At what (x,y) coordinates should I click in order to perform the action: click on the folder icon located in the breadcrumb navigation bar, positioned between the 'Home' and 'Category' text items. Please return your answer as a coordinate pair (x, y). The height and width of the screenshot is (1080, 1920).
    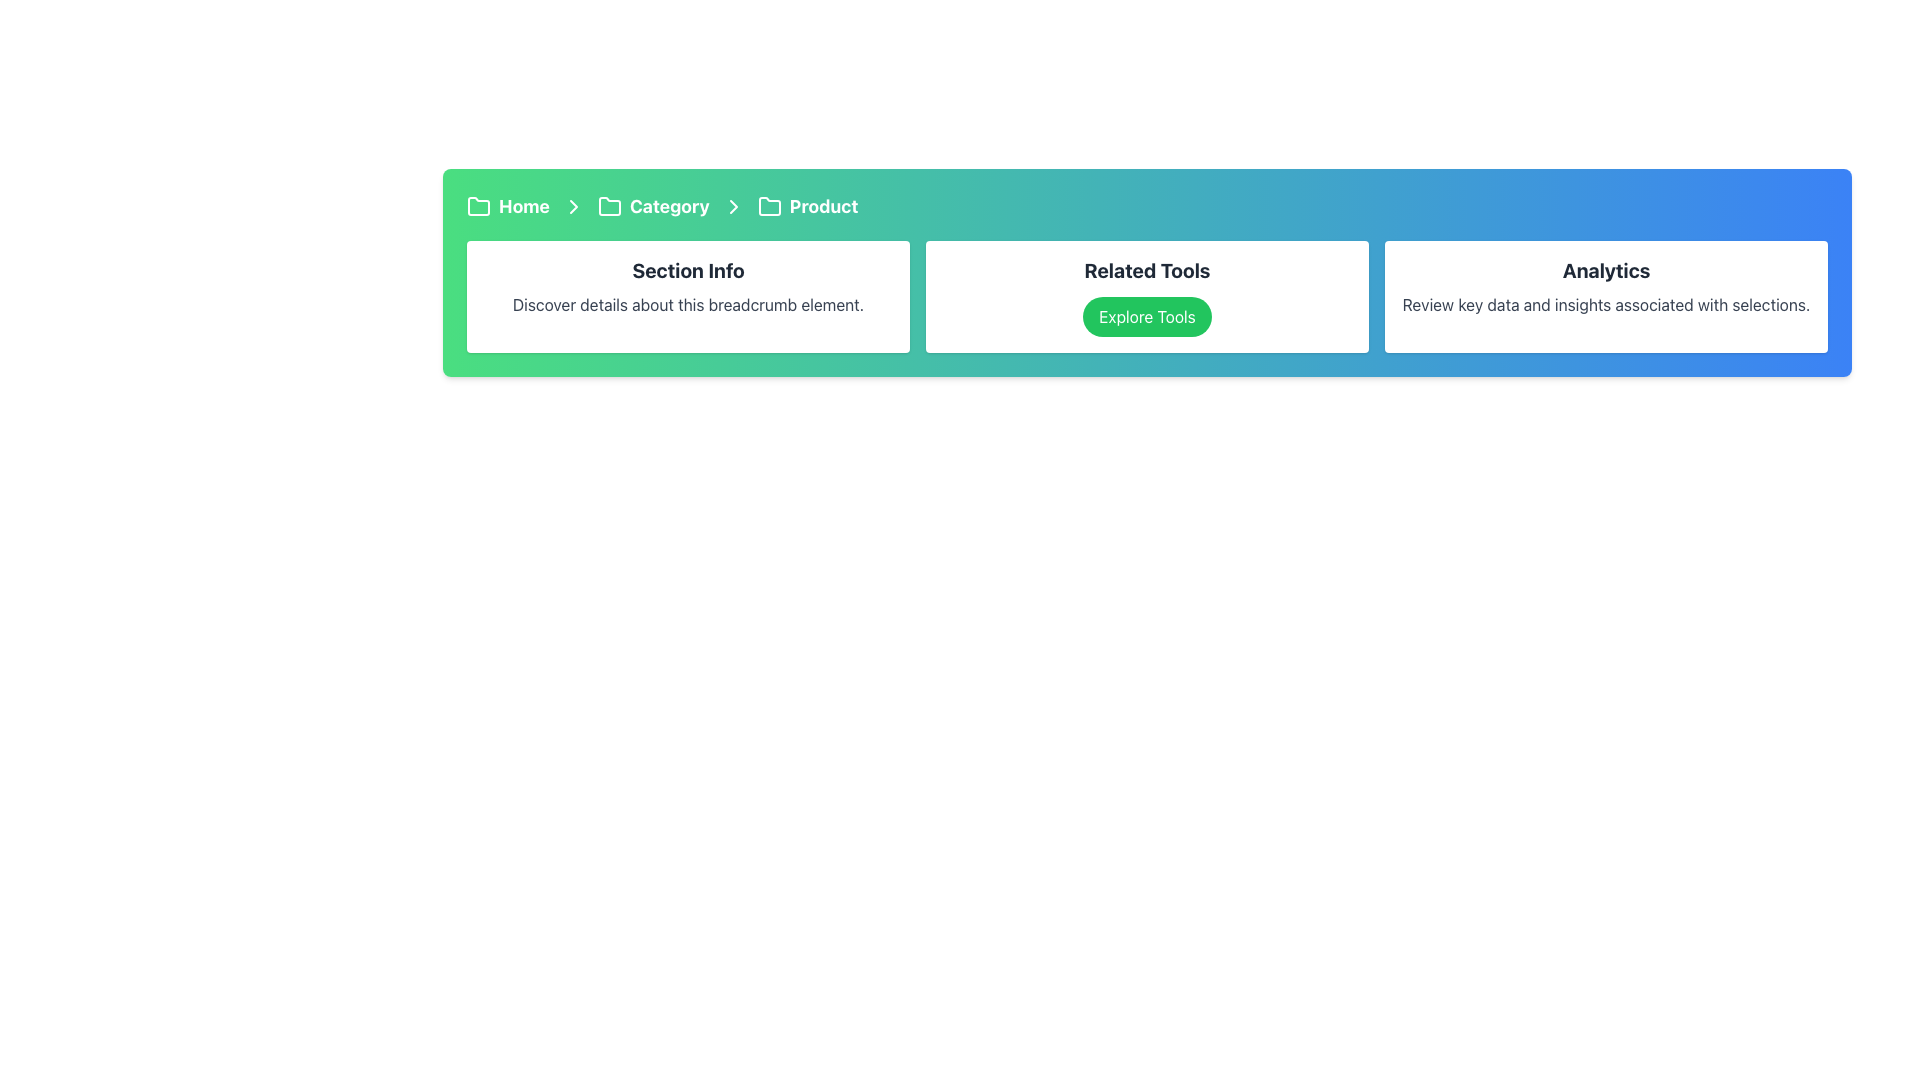
    Looking at the image, I should click on (608, 206).